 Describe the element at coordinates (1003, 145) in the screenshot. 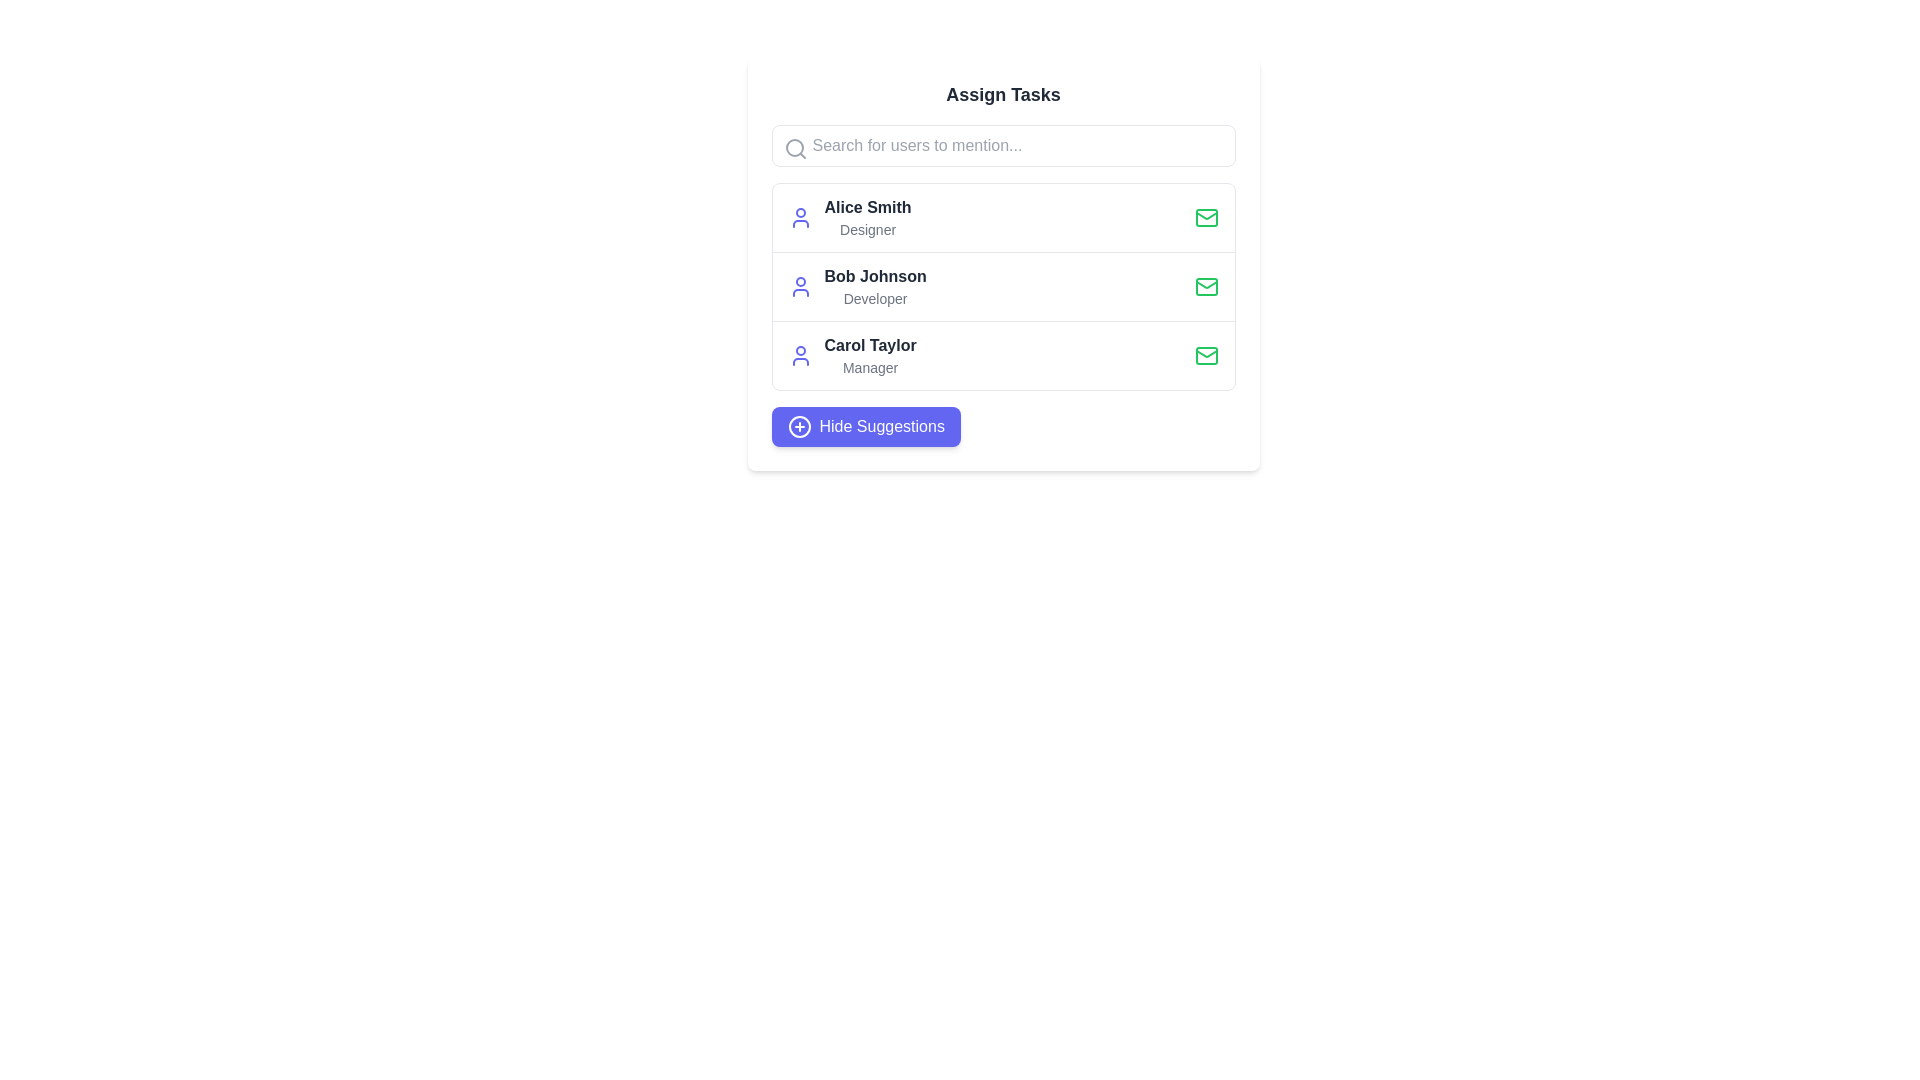

I see `the text input field with the placeholder 'Search for users to mention...' located below the title 'Assign Tasks' to focus the input field` at that location.